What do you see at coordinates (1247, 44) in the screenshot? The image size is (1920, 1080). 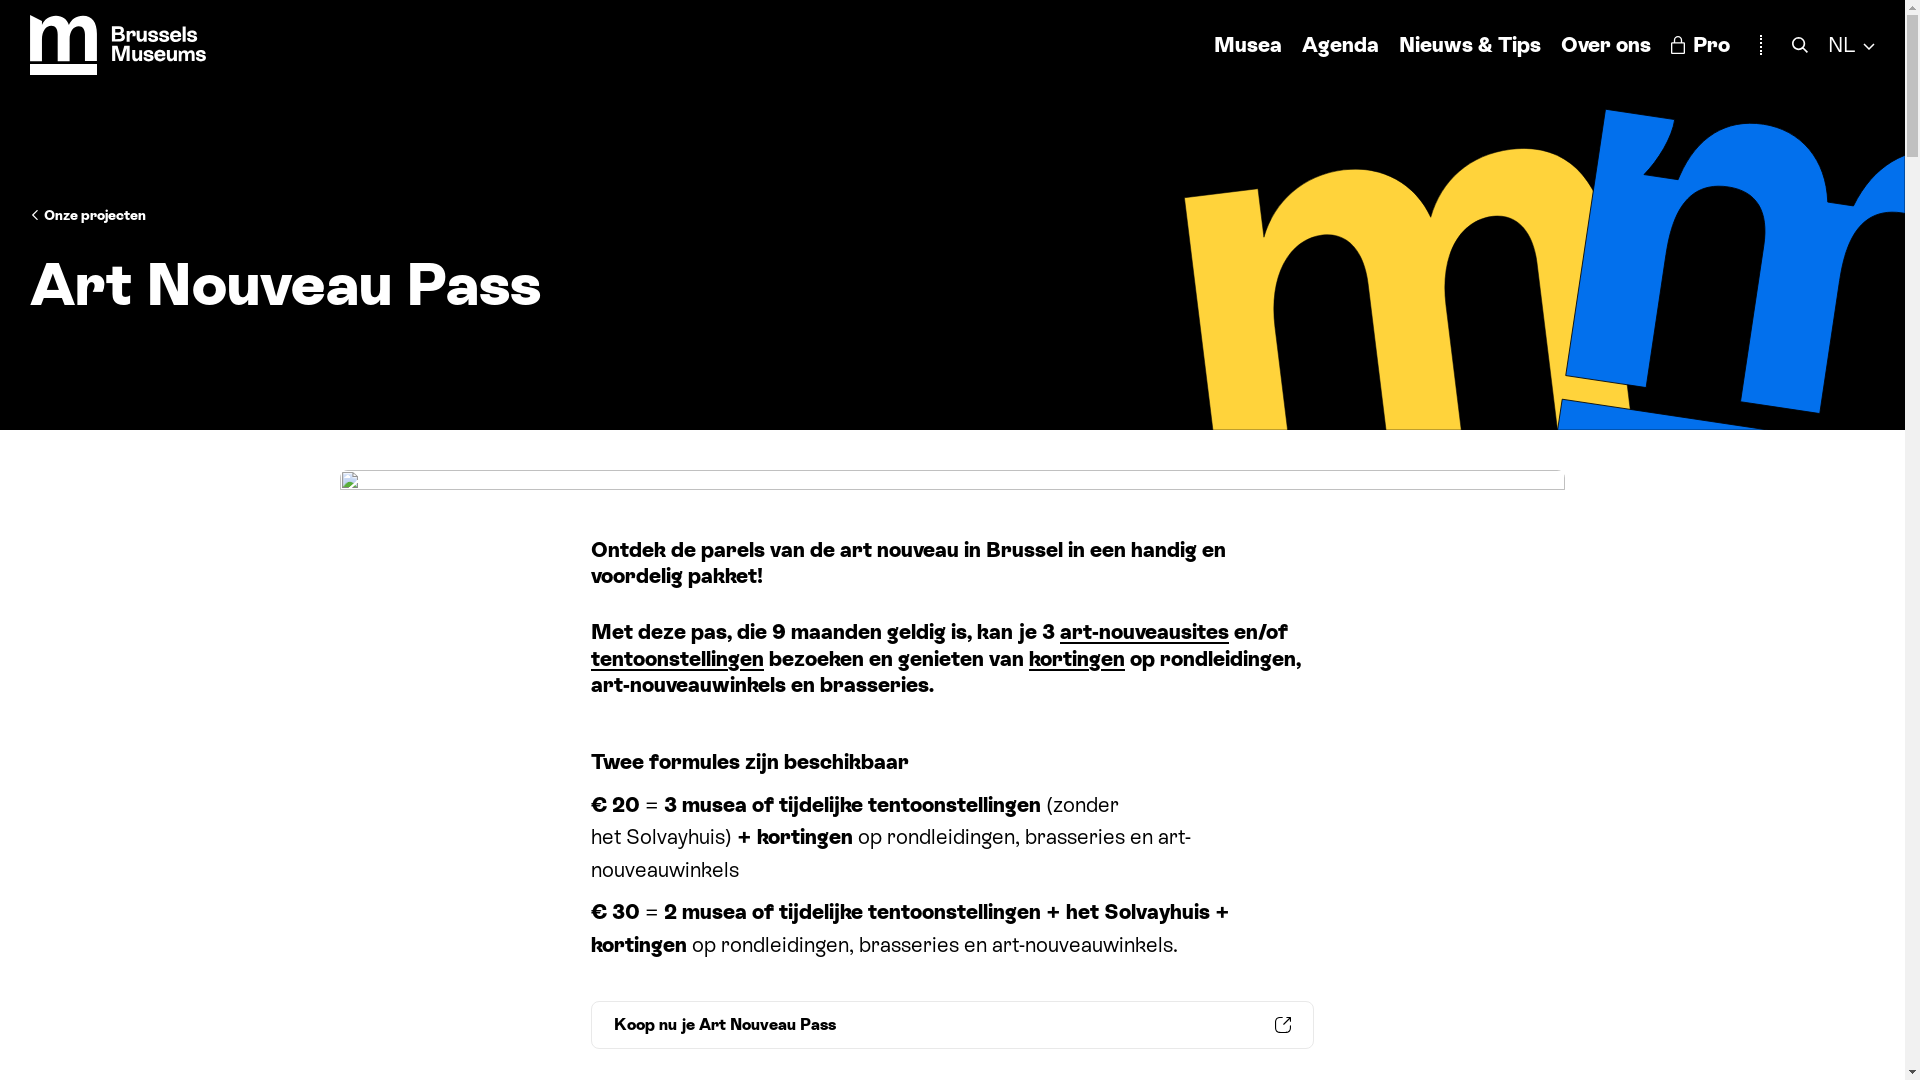 I see `'Musea'` at bounding box center [1247, 44].